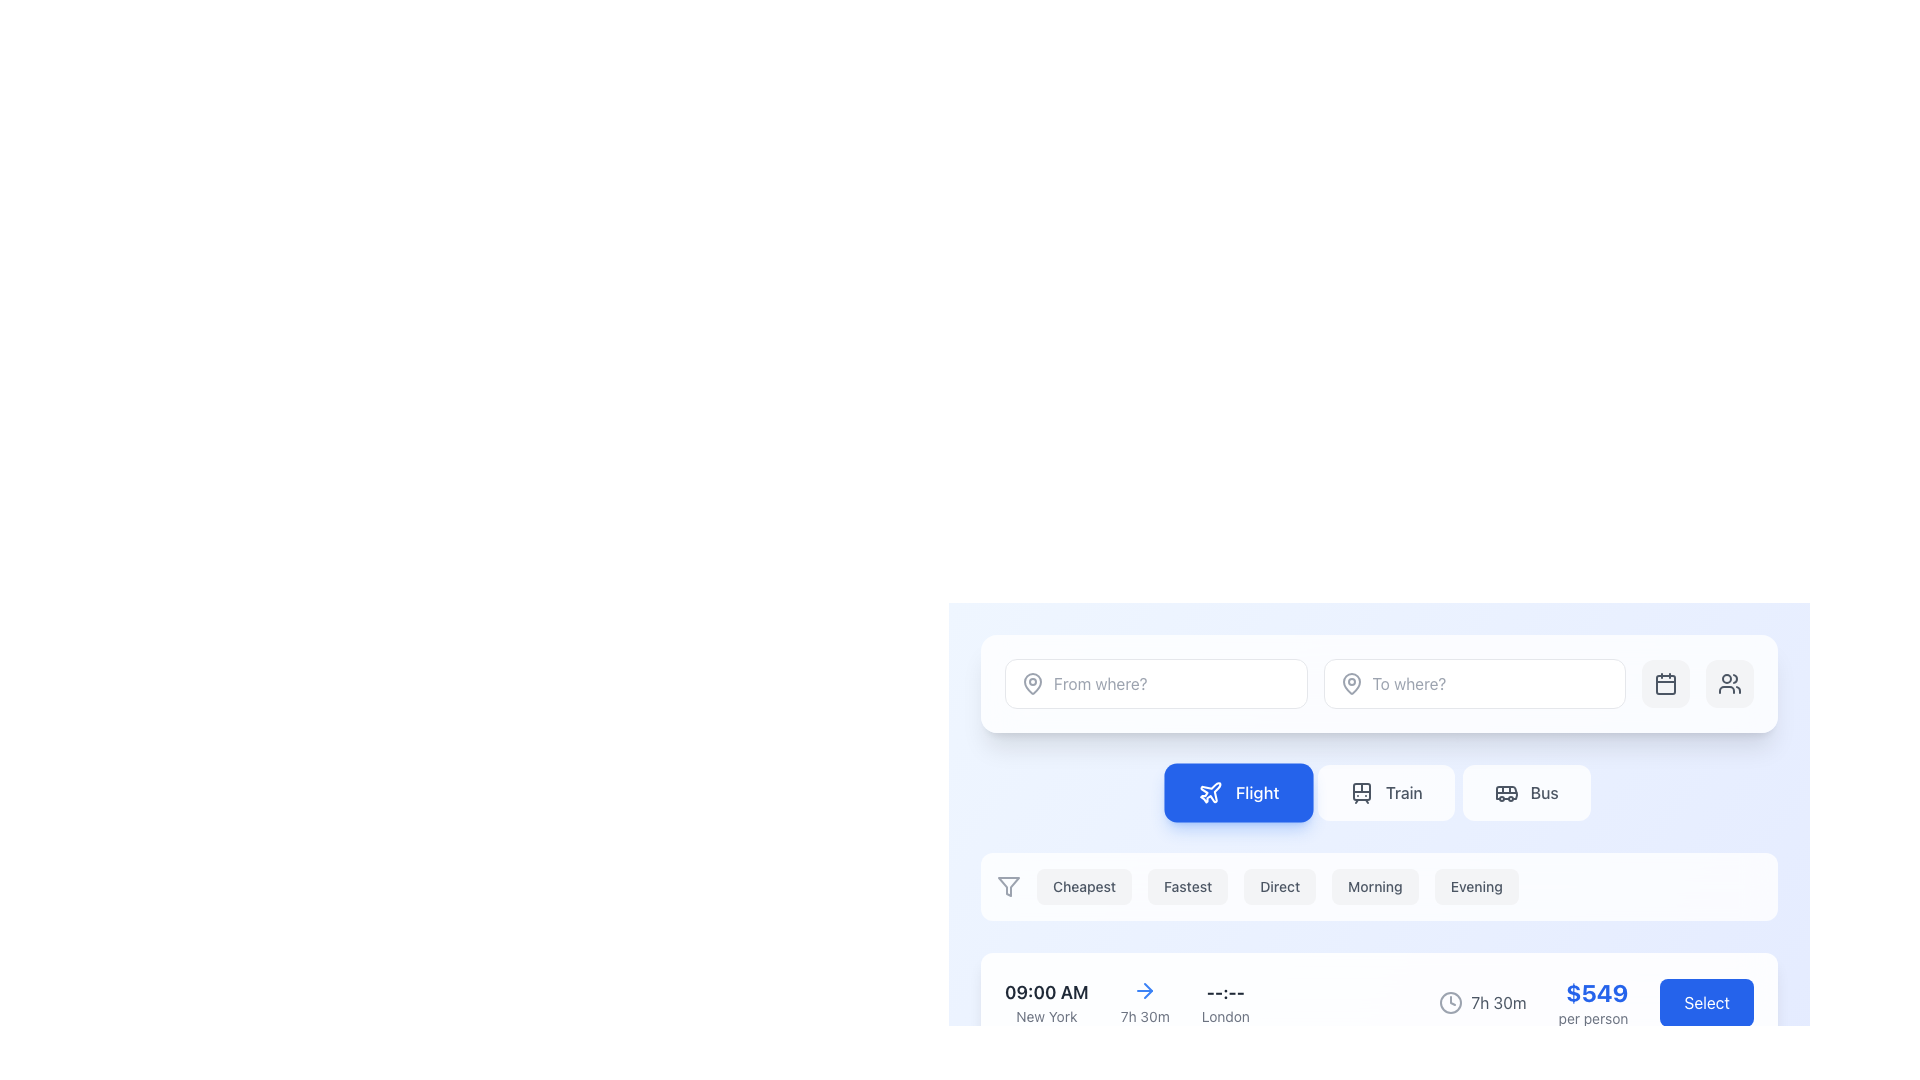  Describe the element at coordinates (1378, 1002) in the screenshot. I see `flight details from the Composite element displaying flight information and the interactive 'Select' button located at the bottom of the options list` at that location.